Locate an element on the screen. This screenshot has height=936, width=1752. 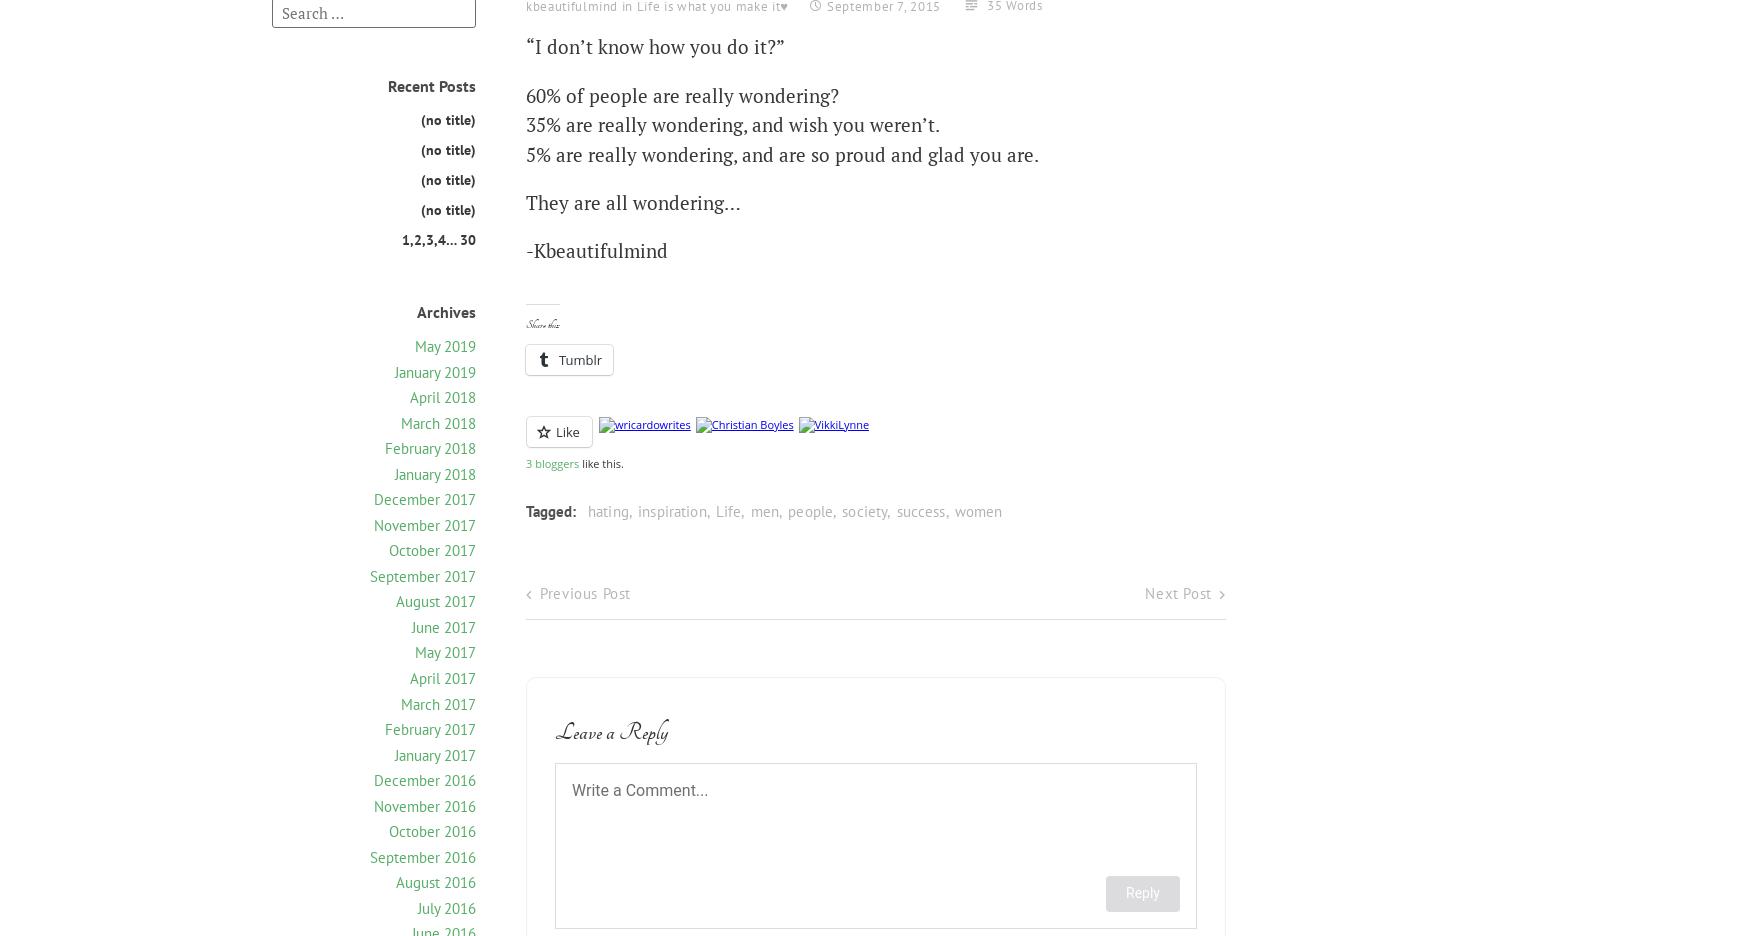
'Leave a Reply' is located at coordinates (613, 731).